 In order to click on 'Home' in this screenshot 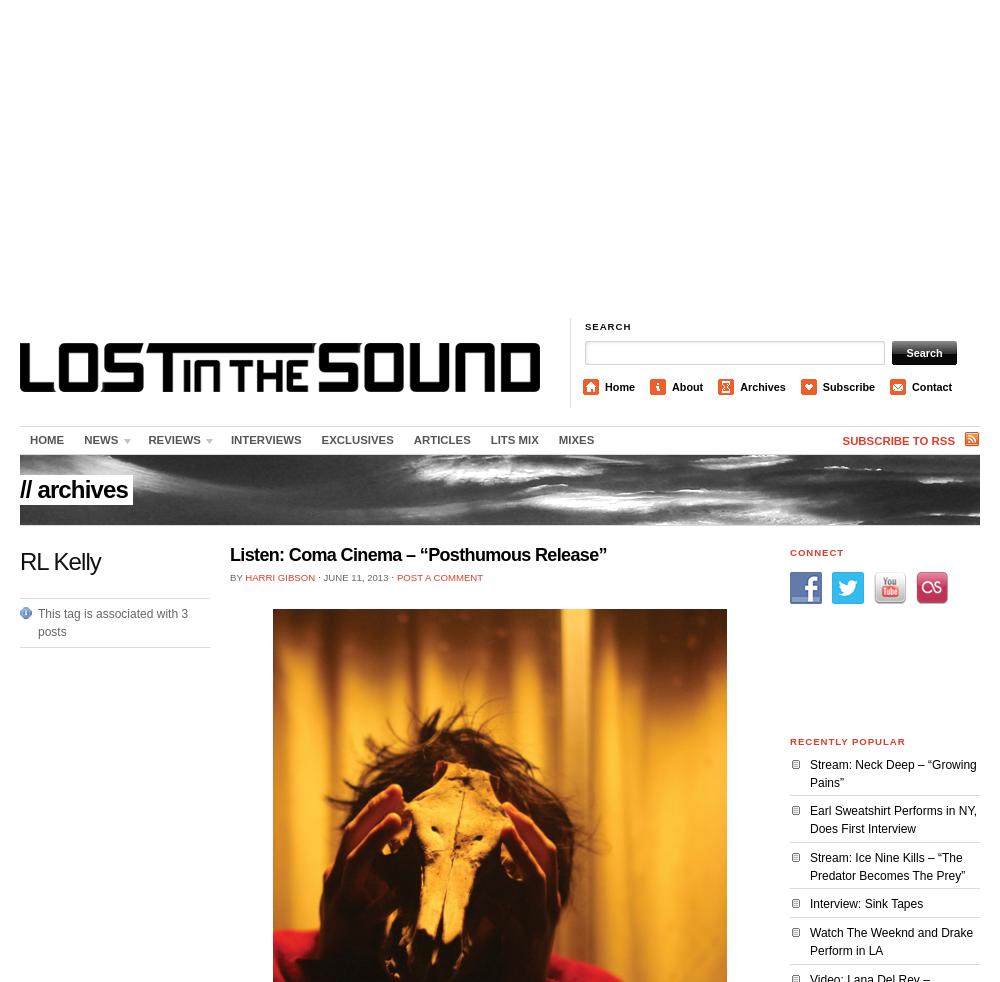, I will do `click(619, 387)`.